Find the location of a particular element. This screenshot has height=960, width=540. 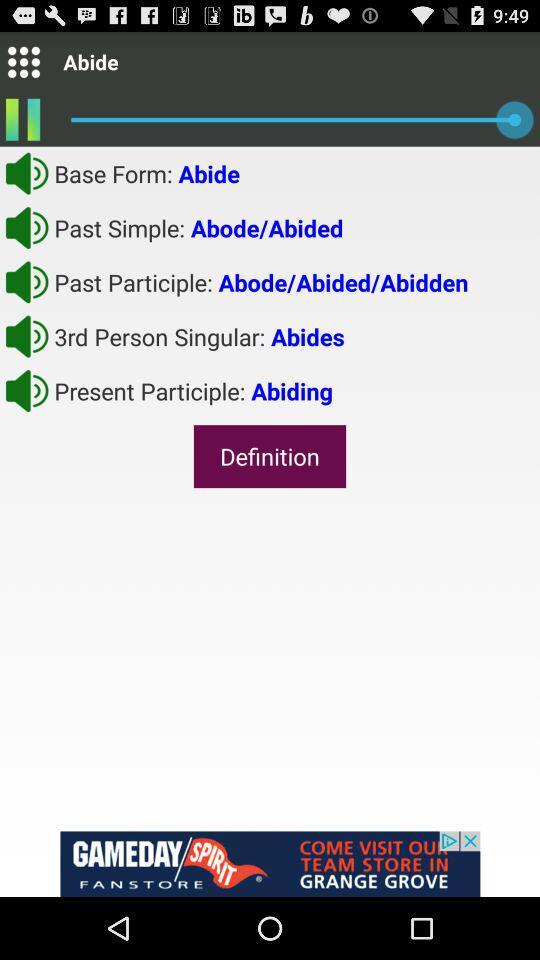

for adverisment is located at coordinates (270, 863).